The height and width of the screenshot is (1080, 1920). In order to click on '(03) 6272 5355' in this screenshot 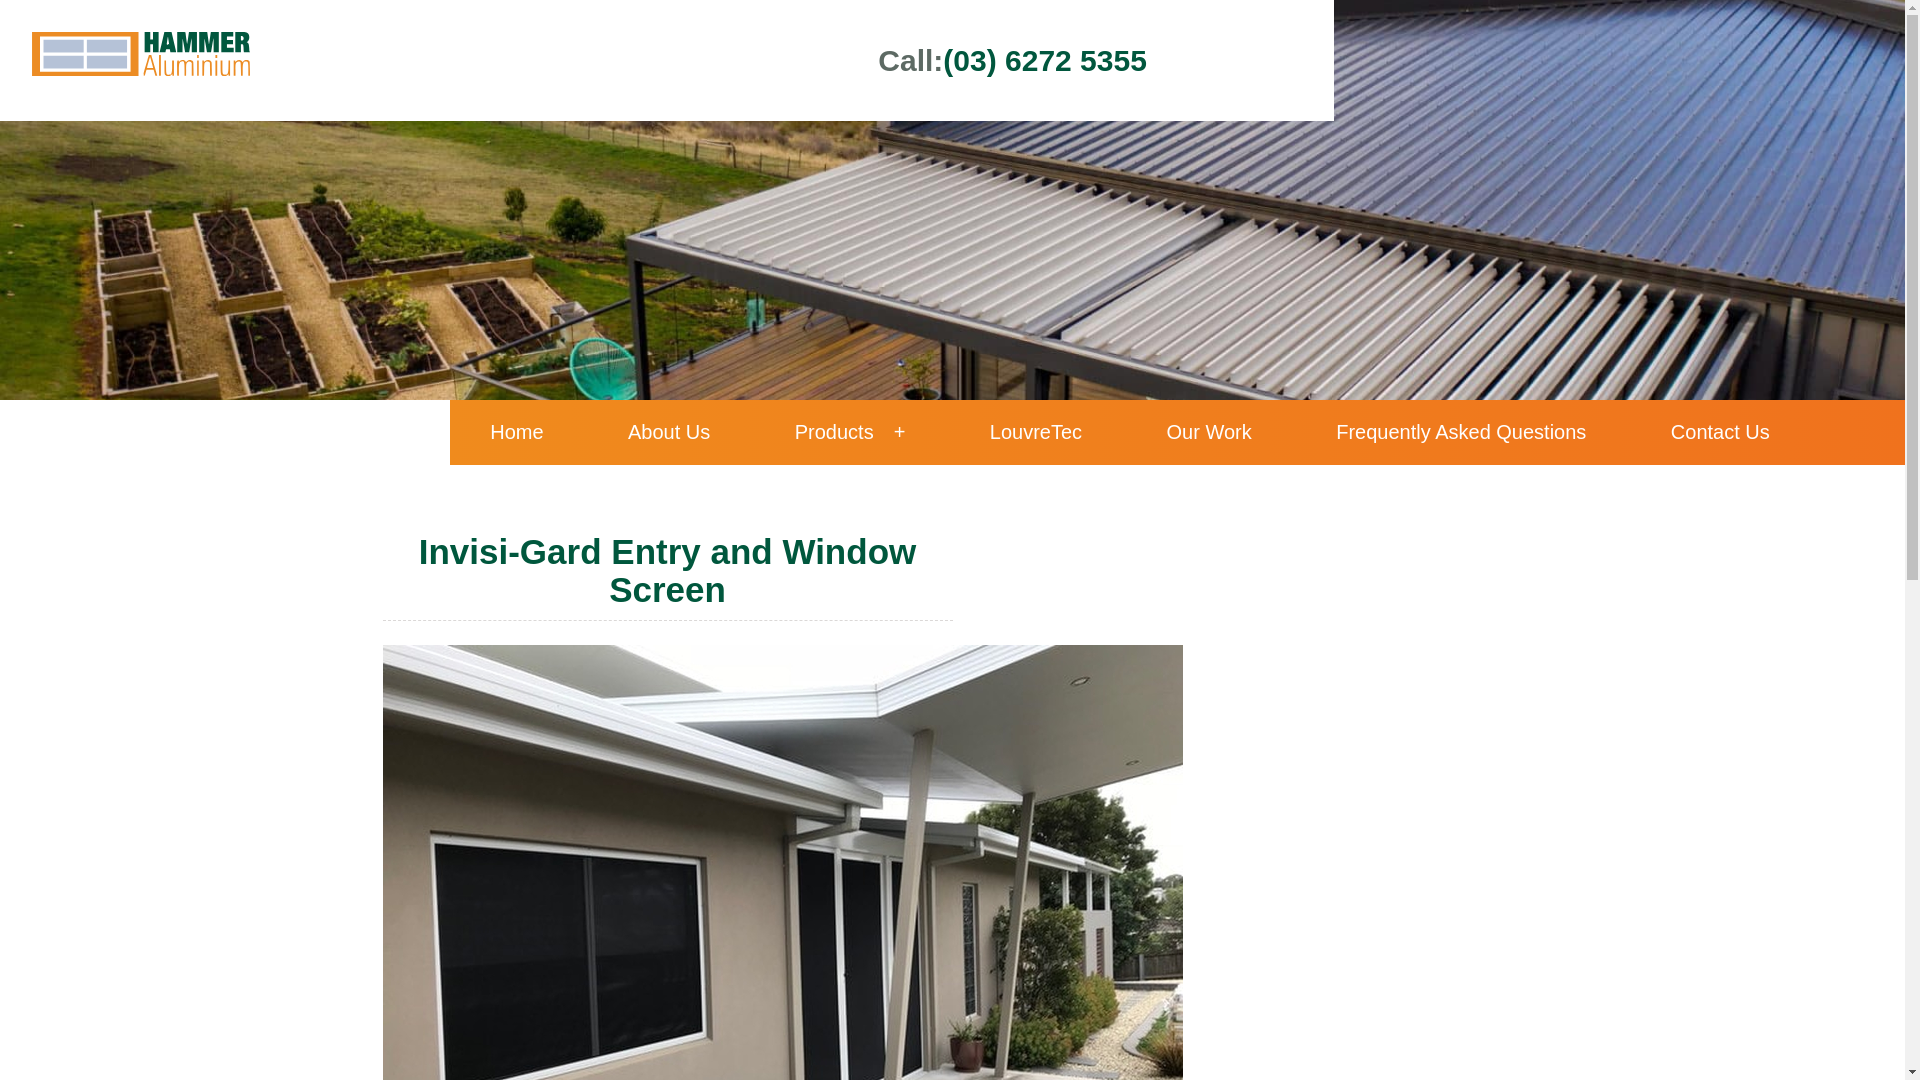, I will do `click(1044, 59)`.